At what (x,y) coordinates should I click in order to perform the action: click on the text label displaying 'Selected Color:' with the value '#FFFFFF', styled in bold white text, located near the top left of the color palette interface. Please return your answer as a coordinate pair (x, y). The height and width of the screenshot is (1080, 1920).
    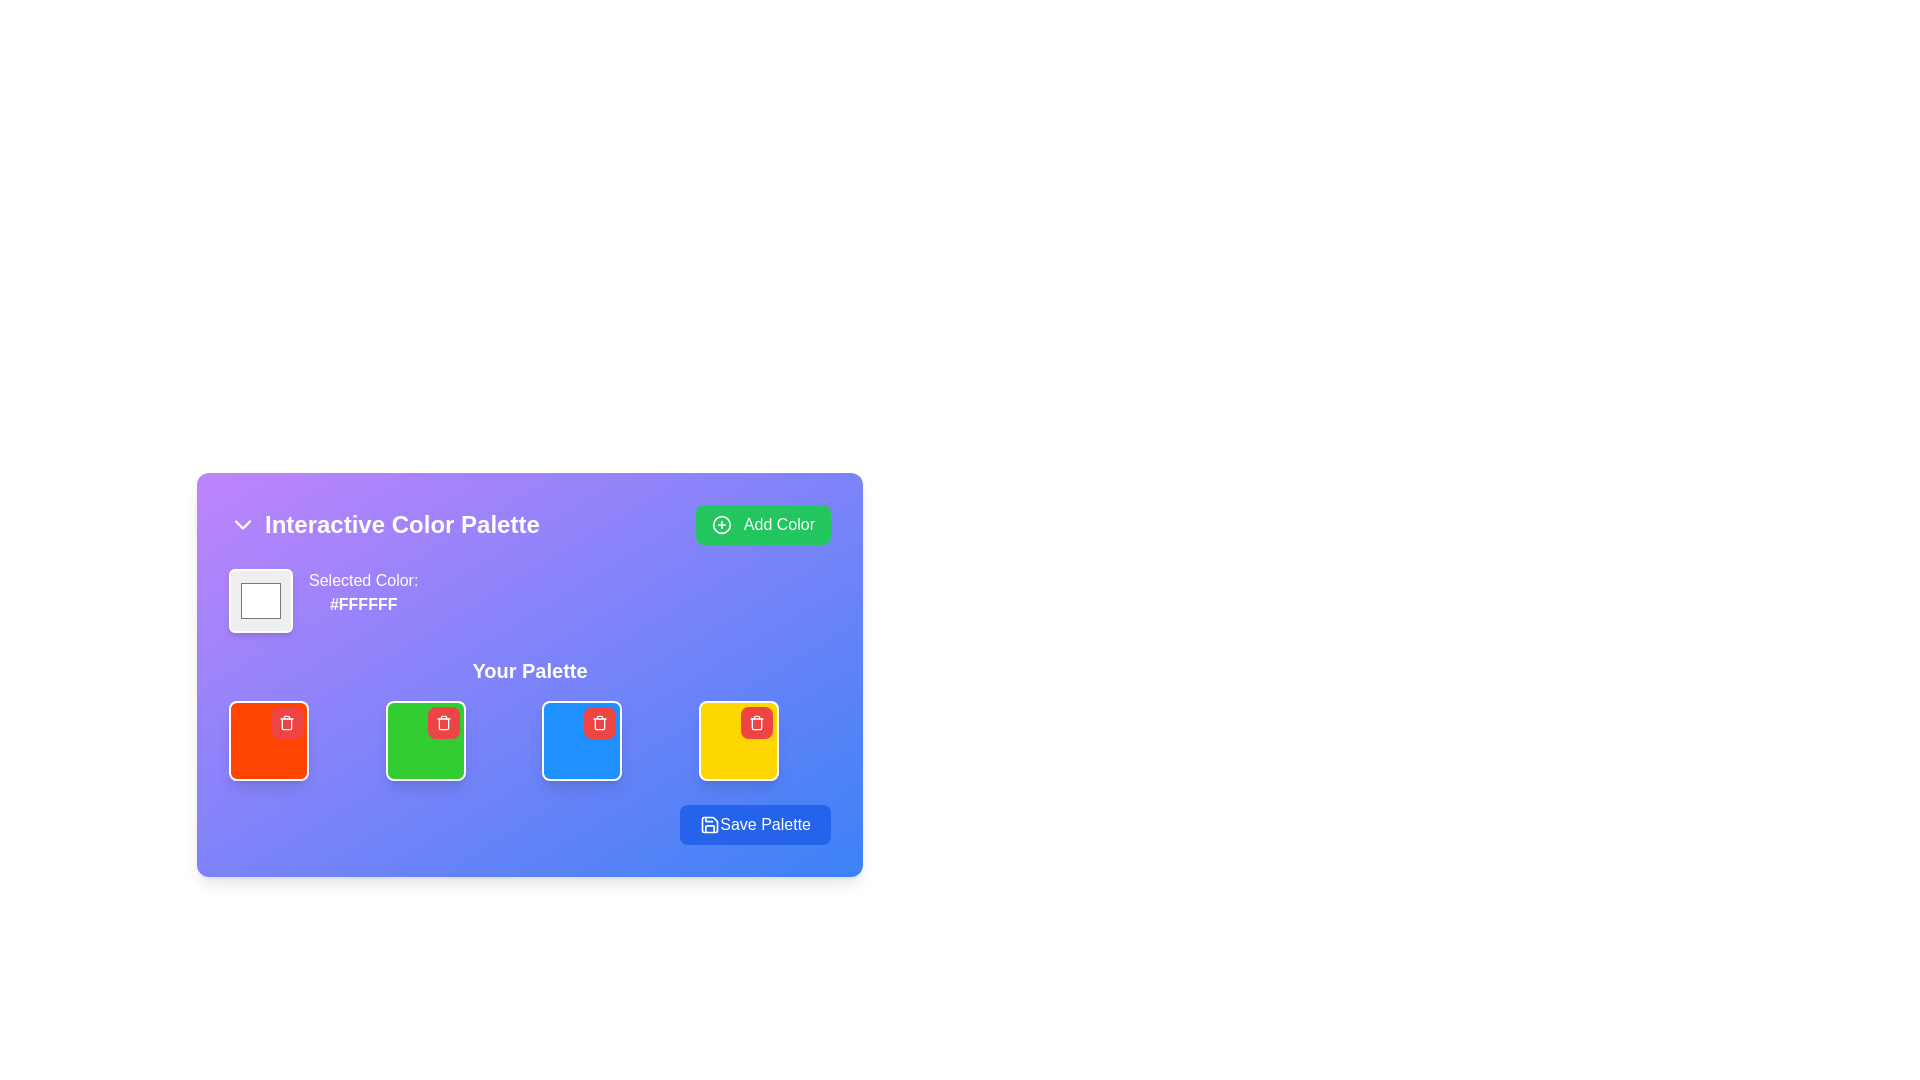
    Looking at the image, I should click on (363, 600).